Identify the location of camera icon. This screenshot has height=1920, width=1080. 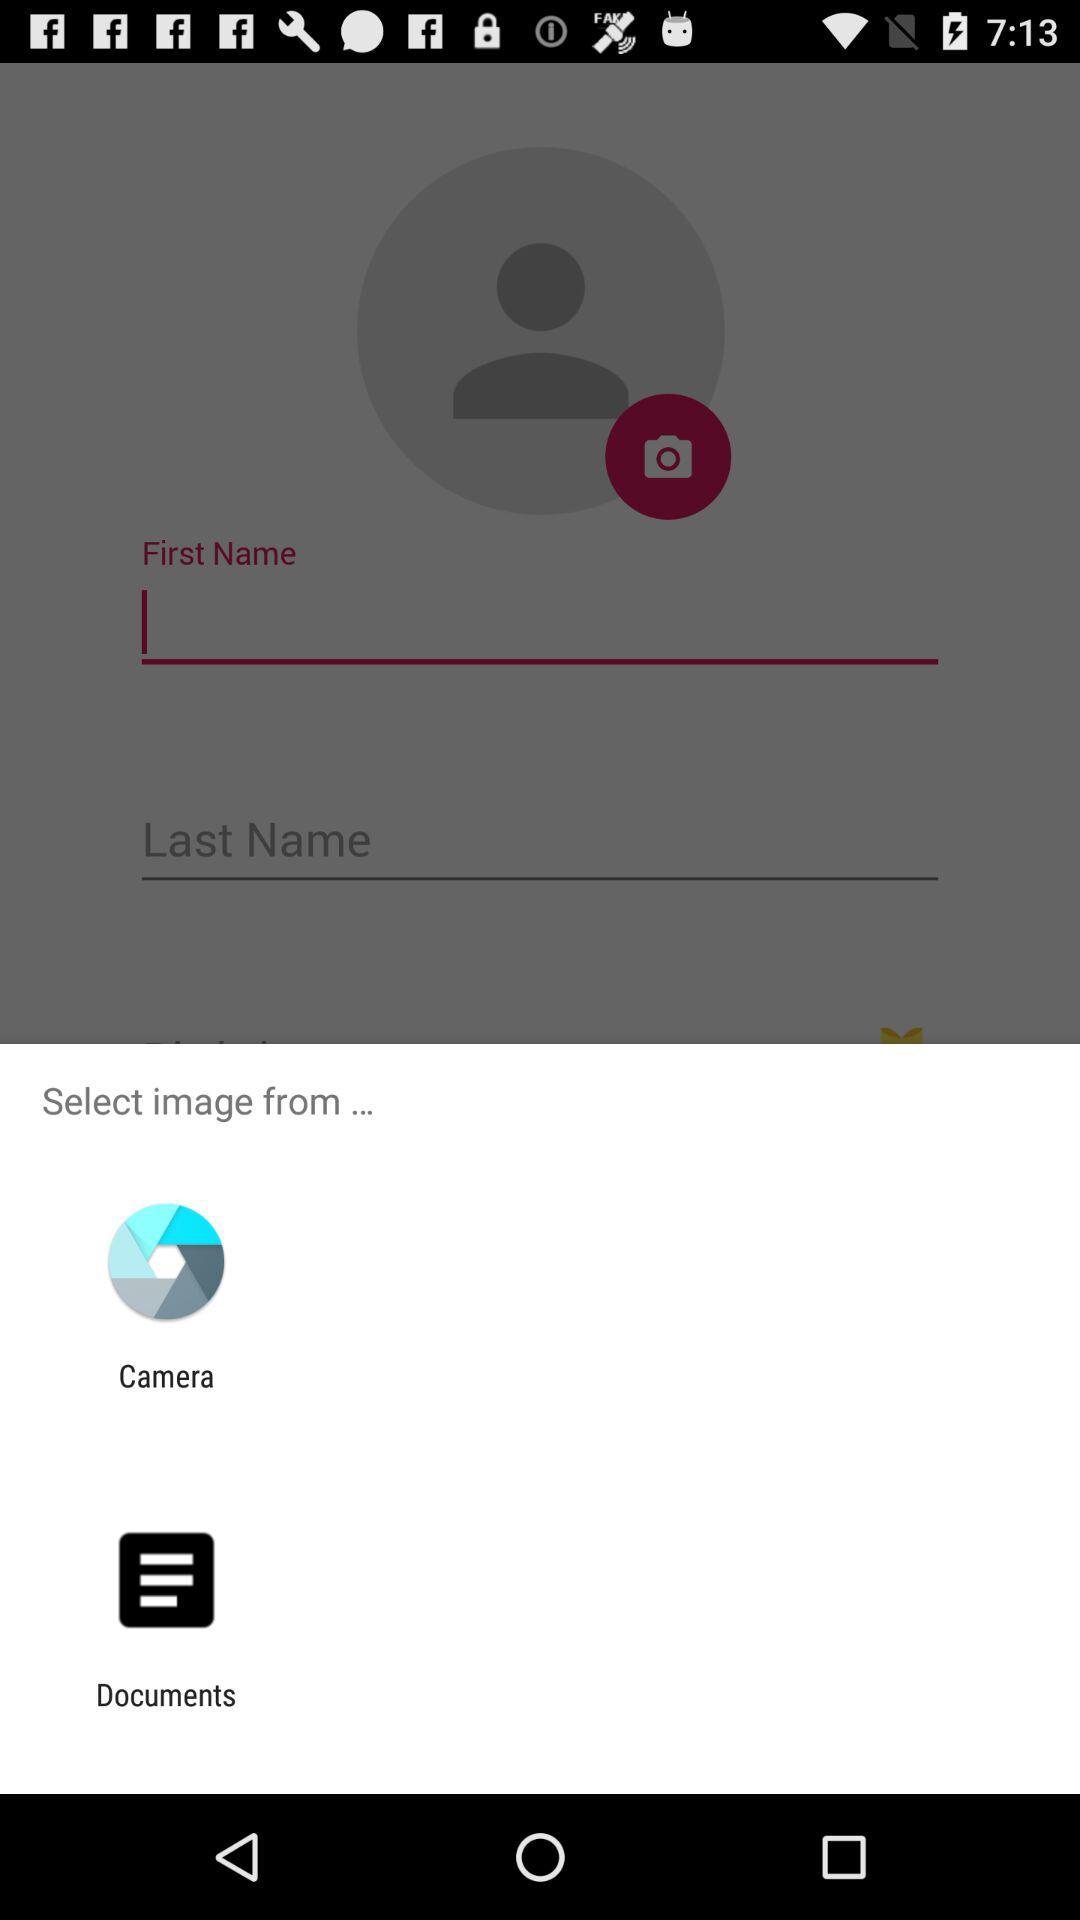
(165, 1392).